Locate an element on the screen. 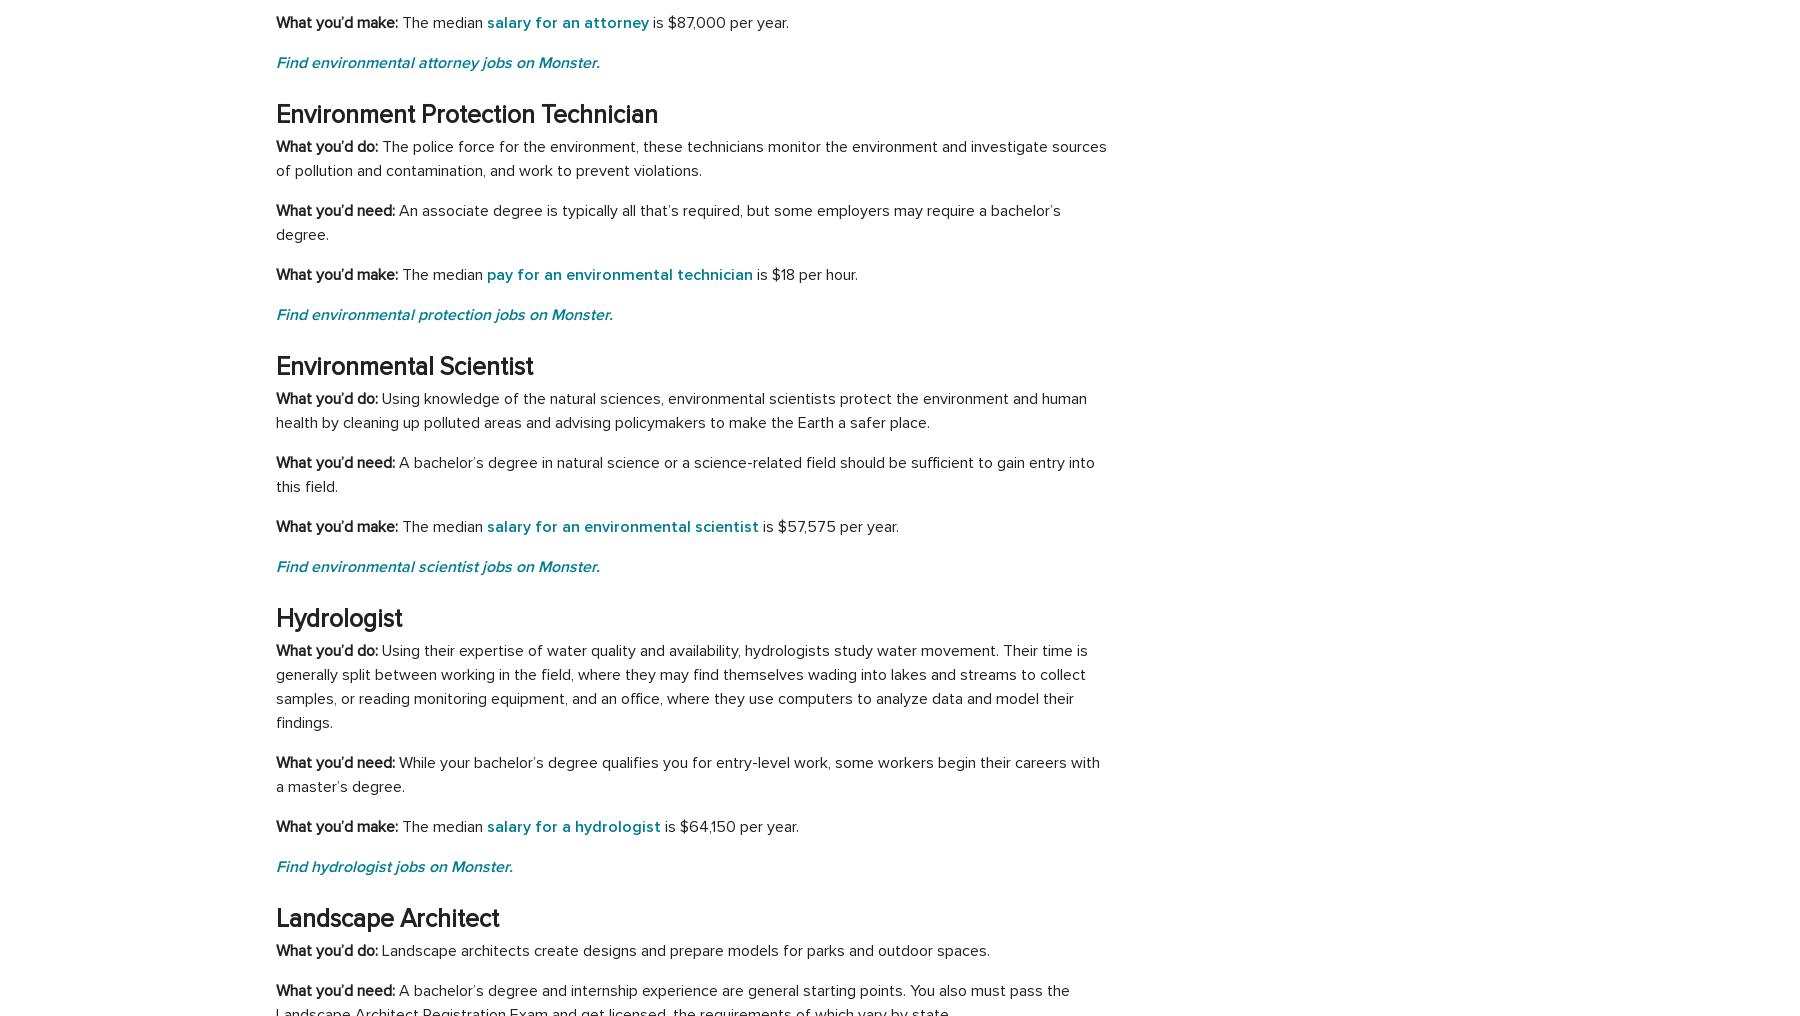  'While your bachelor’s degree qualifies you for entry-level work, some workers begin their careers with a master’s degree.' is located at coordinates (686, 774).